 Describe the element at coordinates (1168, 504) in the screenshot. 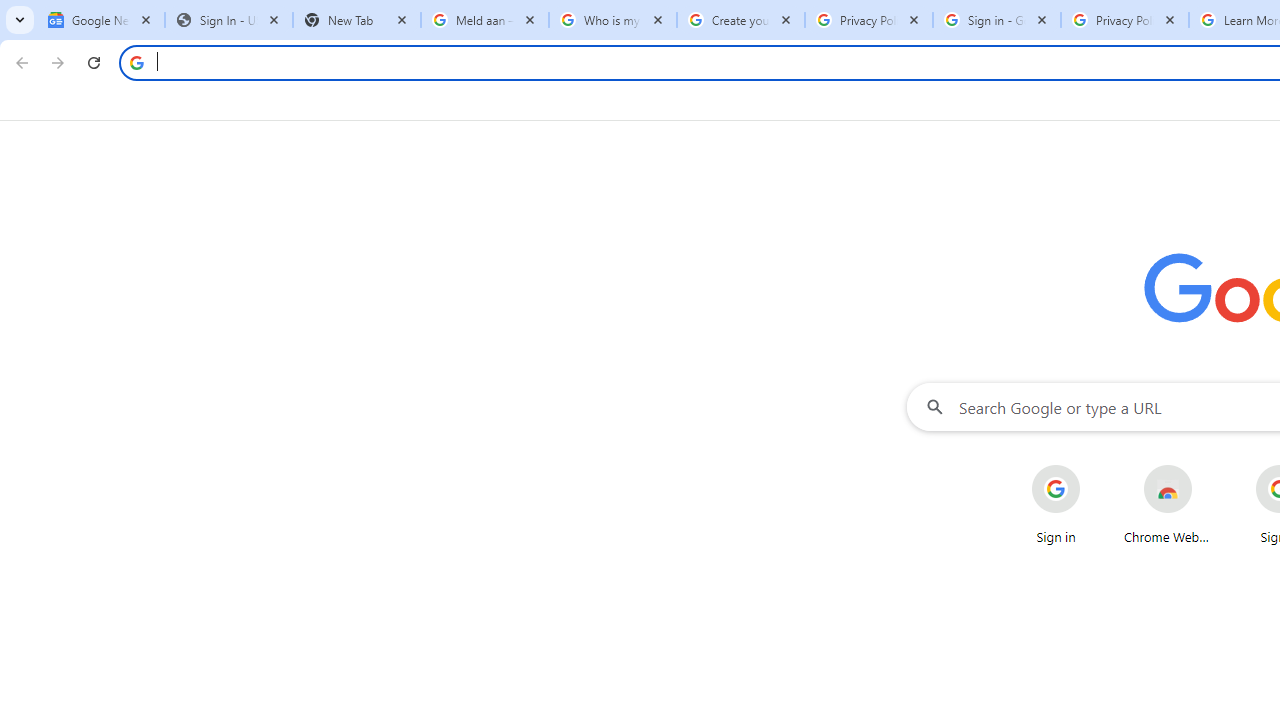

I see `'Chrome Web Store'` at that location.